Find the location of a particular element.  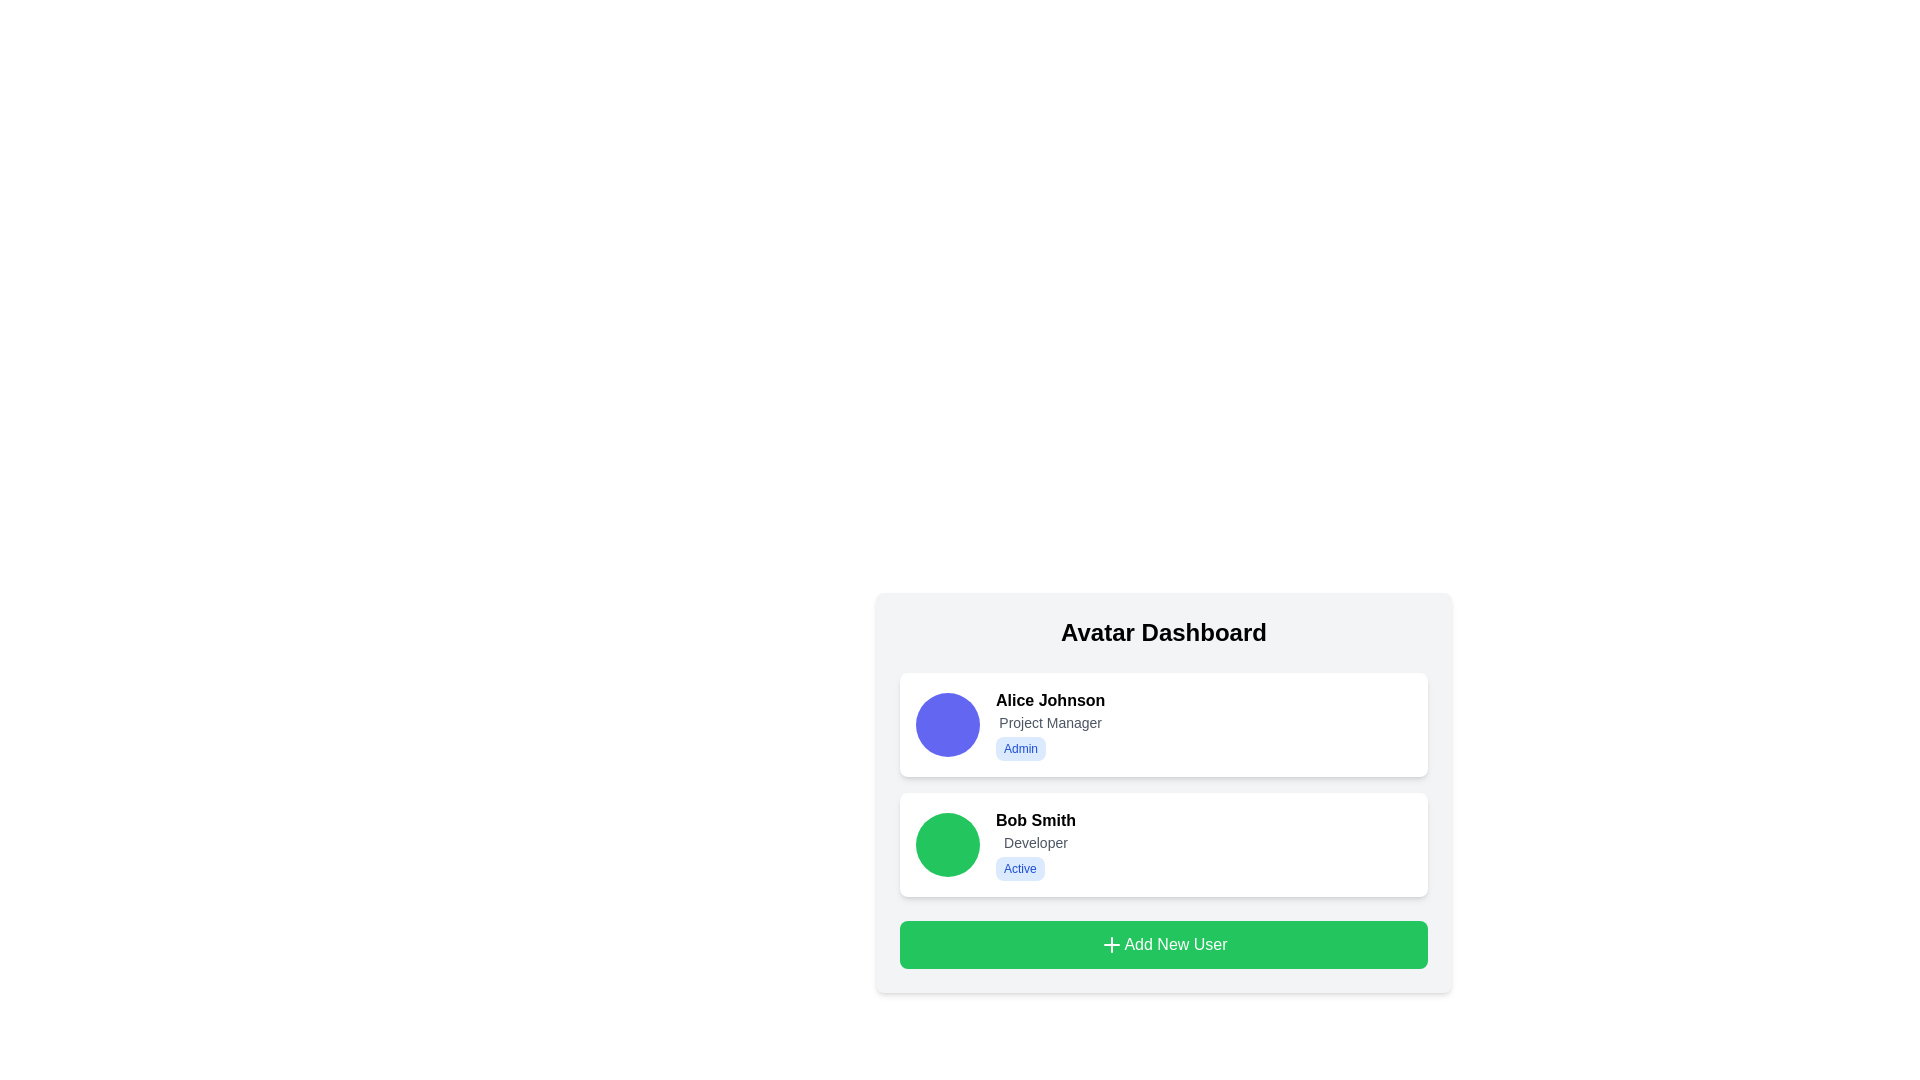

the first Profile card in the 'Avatar Dashboard' section is located at coordinates (1163, 725).